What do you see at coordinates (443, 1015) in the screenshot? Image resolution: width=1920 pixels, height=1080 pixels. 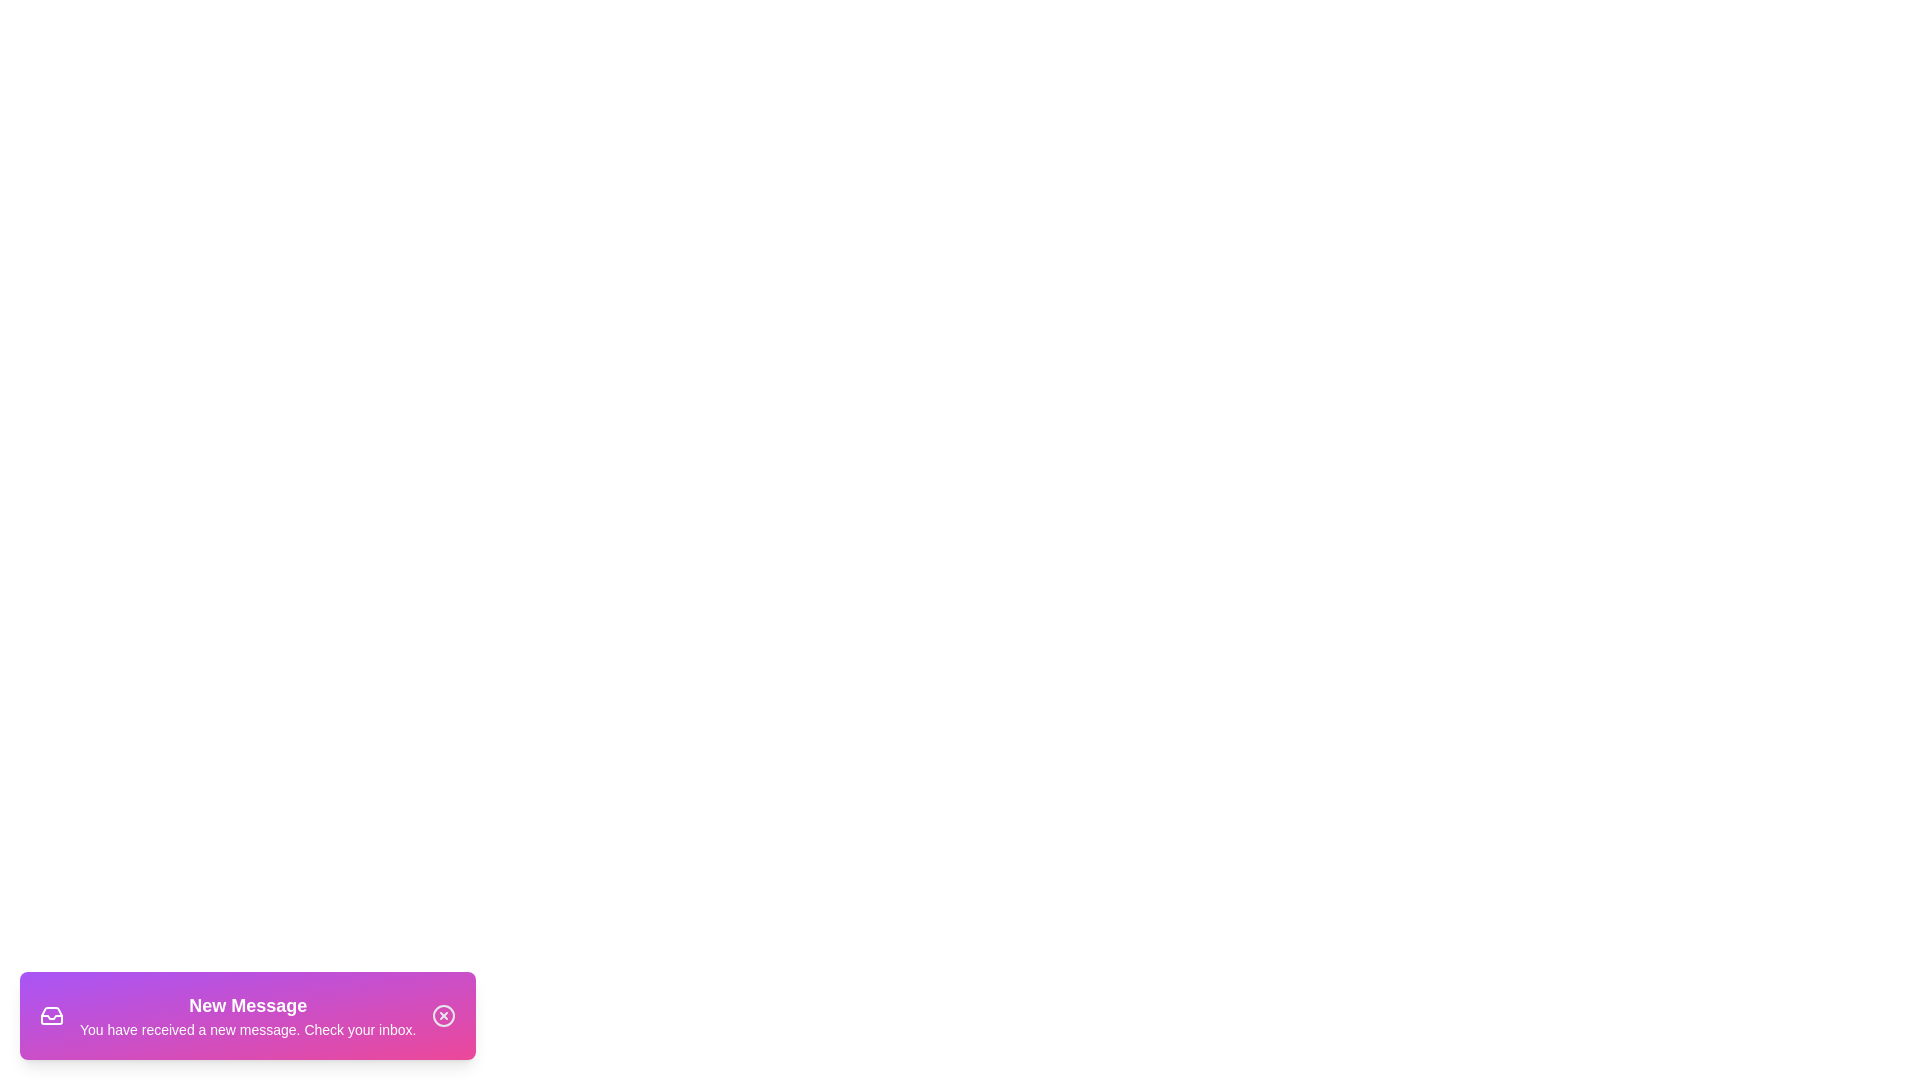 I see `the close button to dismiss the snackbar` at bounding box center [443, 1015].